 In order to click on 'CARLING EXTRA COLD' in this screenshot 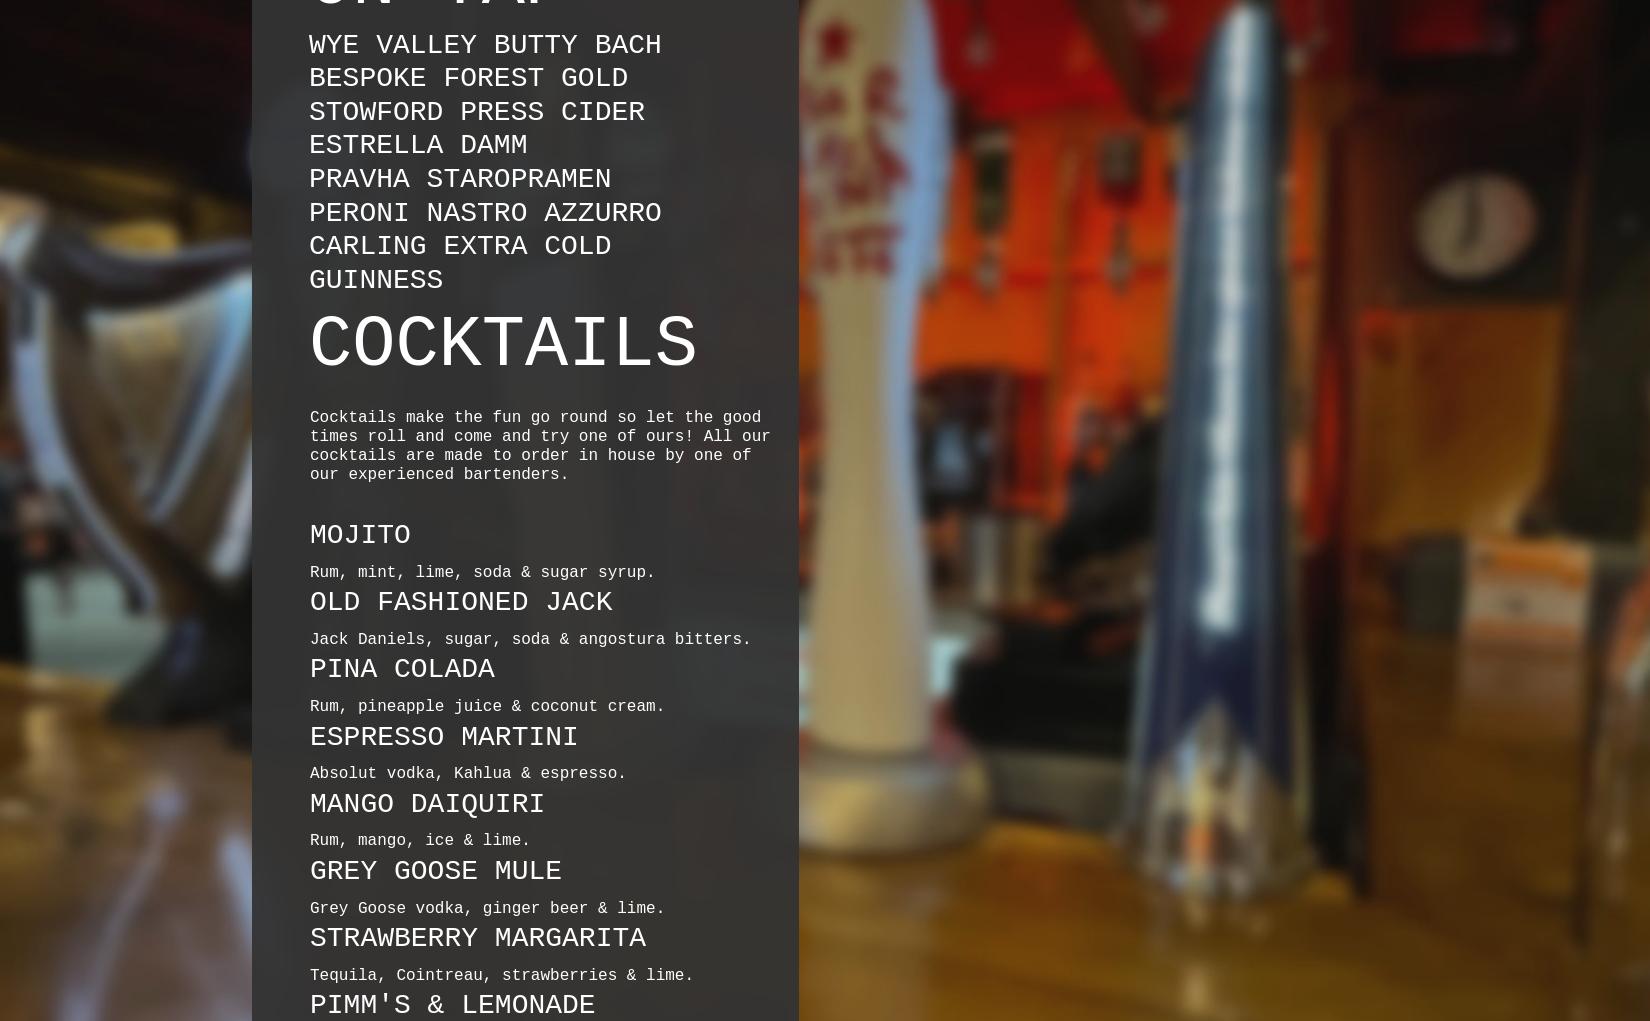, I will do `click(459, 245)`.